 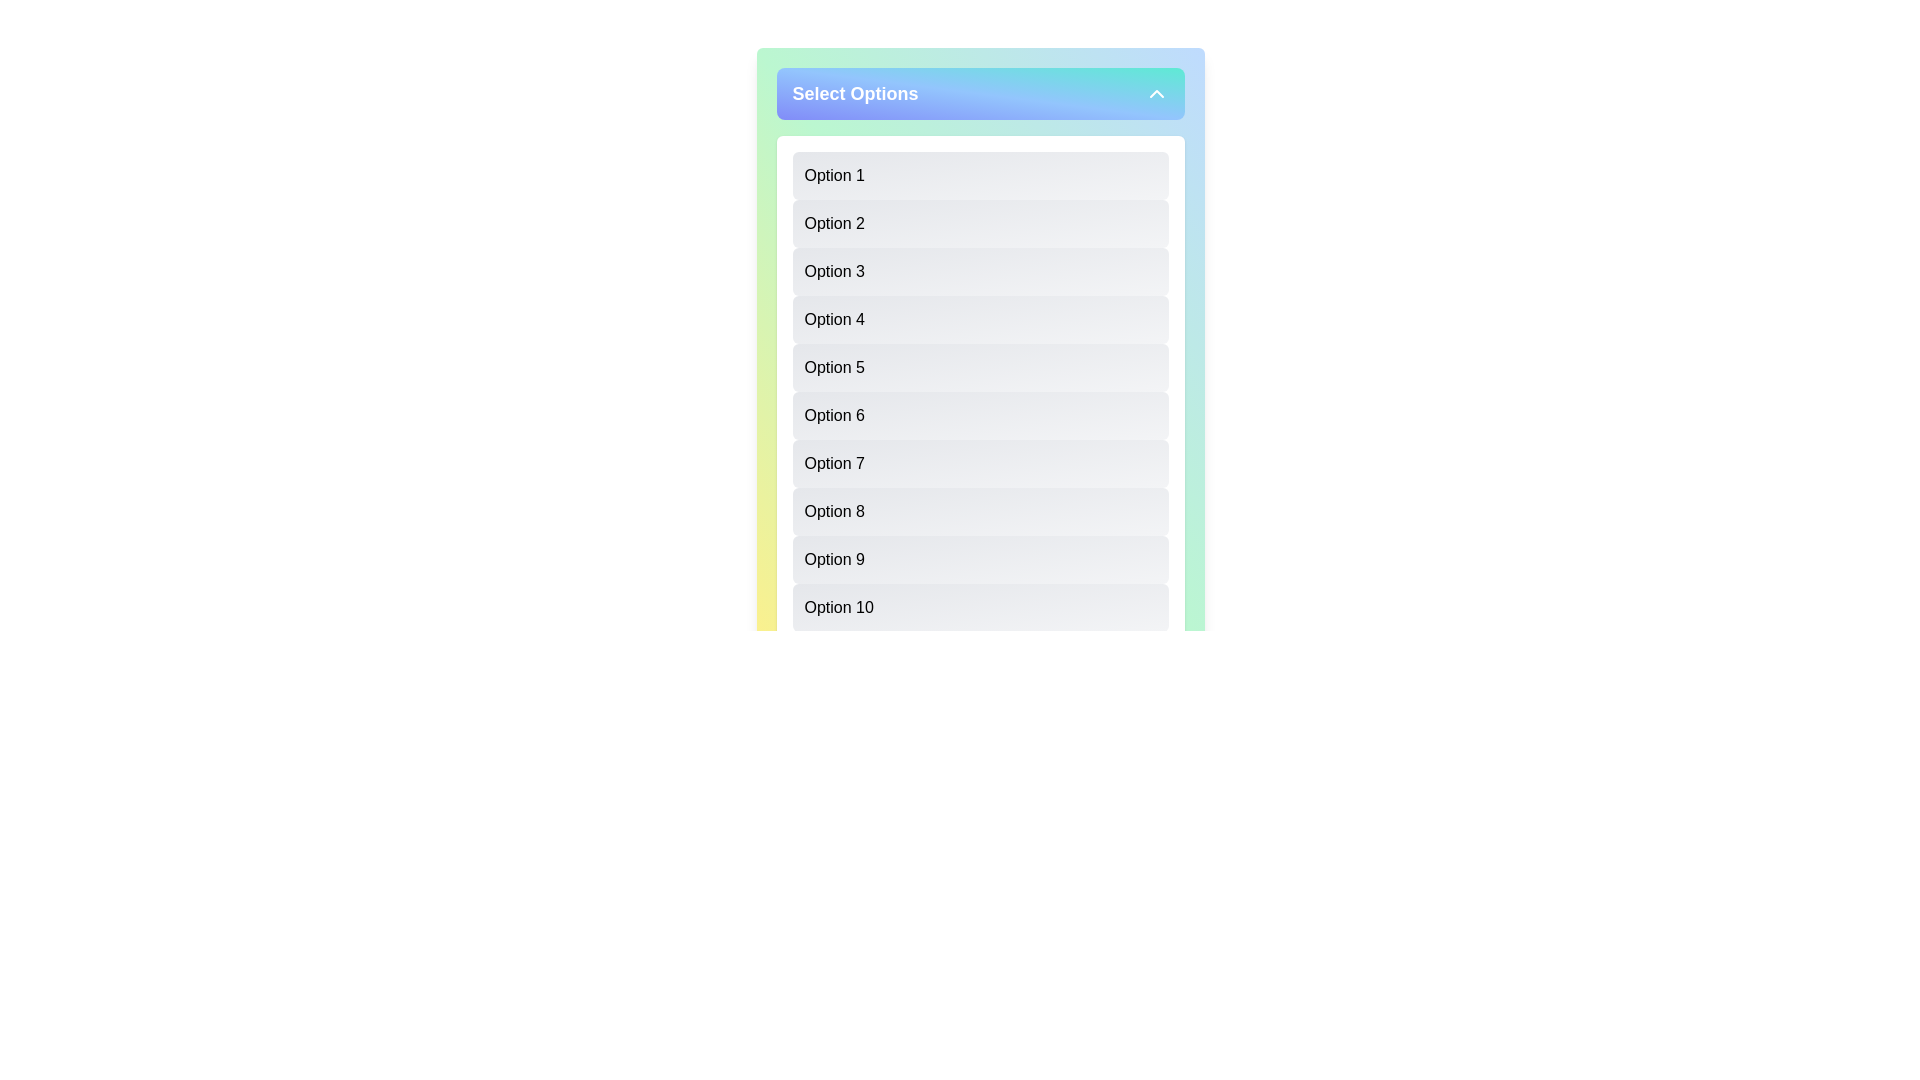 I want to click on the list item labeled 'Option 6', so click(x=834, y=415).